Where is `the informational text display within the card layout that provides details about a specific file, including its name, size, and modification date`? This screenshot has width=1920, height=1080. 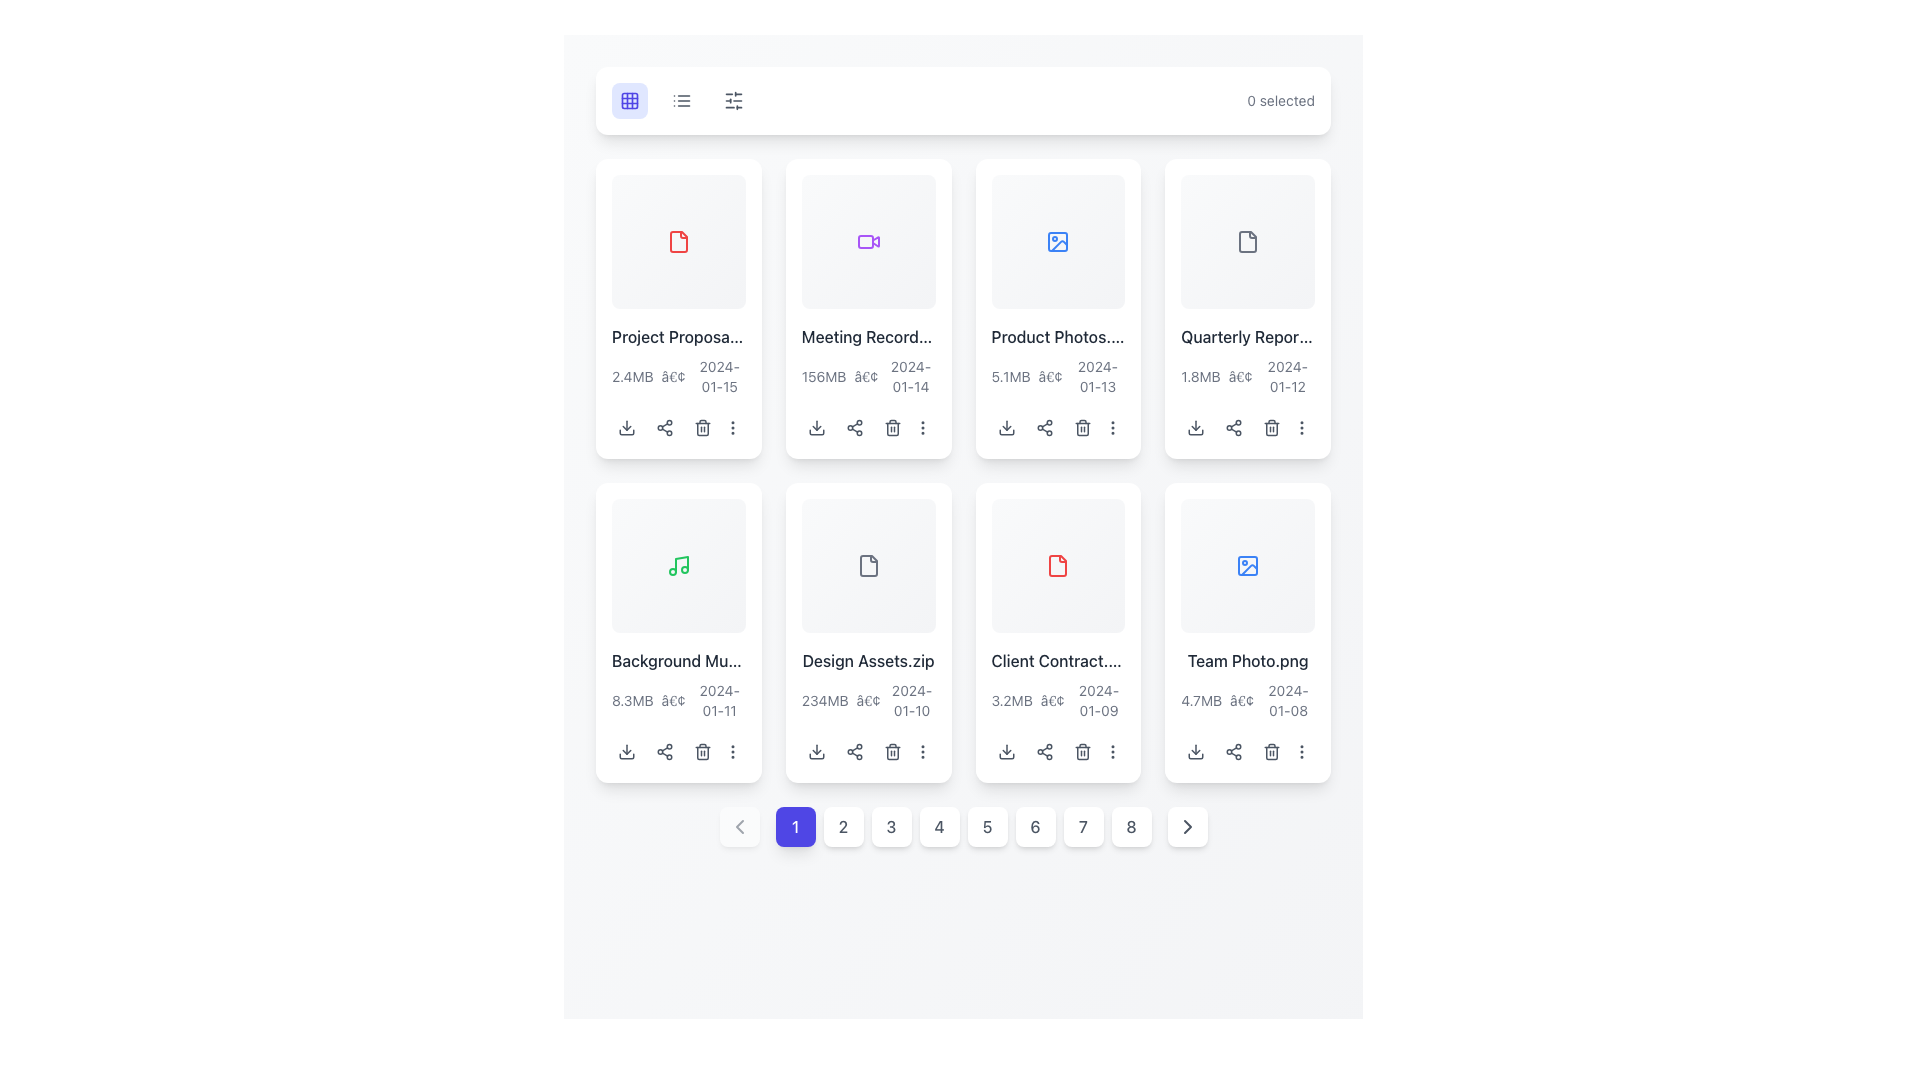
the informational text display within the card layout that provides details about a specific file, including its name, size, and modification date is located at coordinates (868, 360).